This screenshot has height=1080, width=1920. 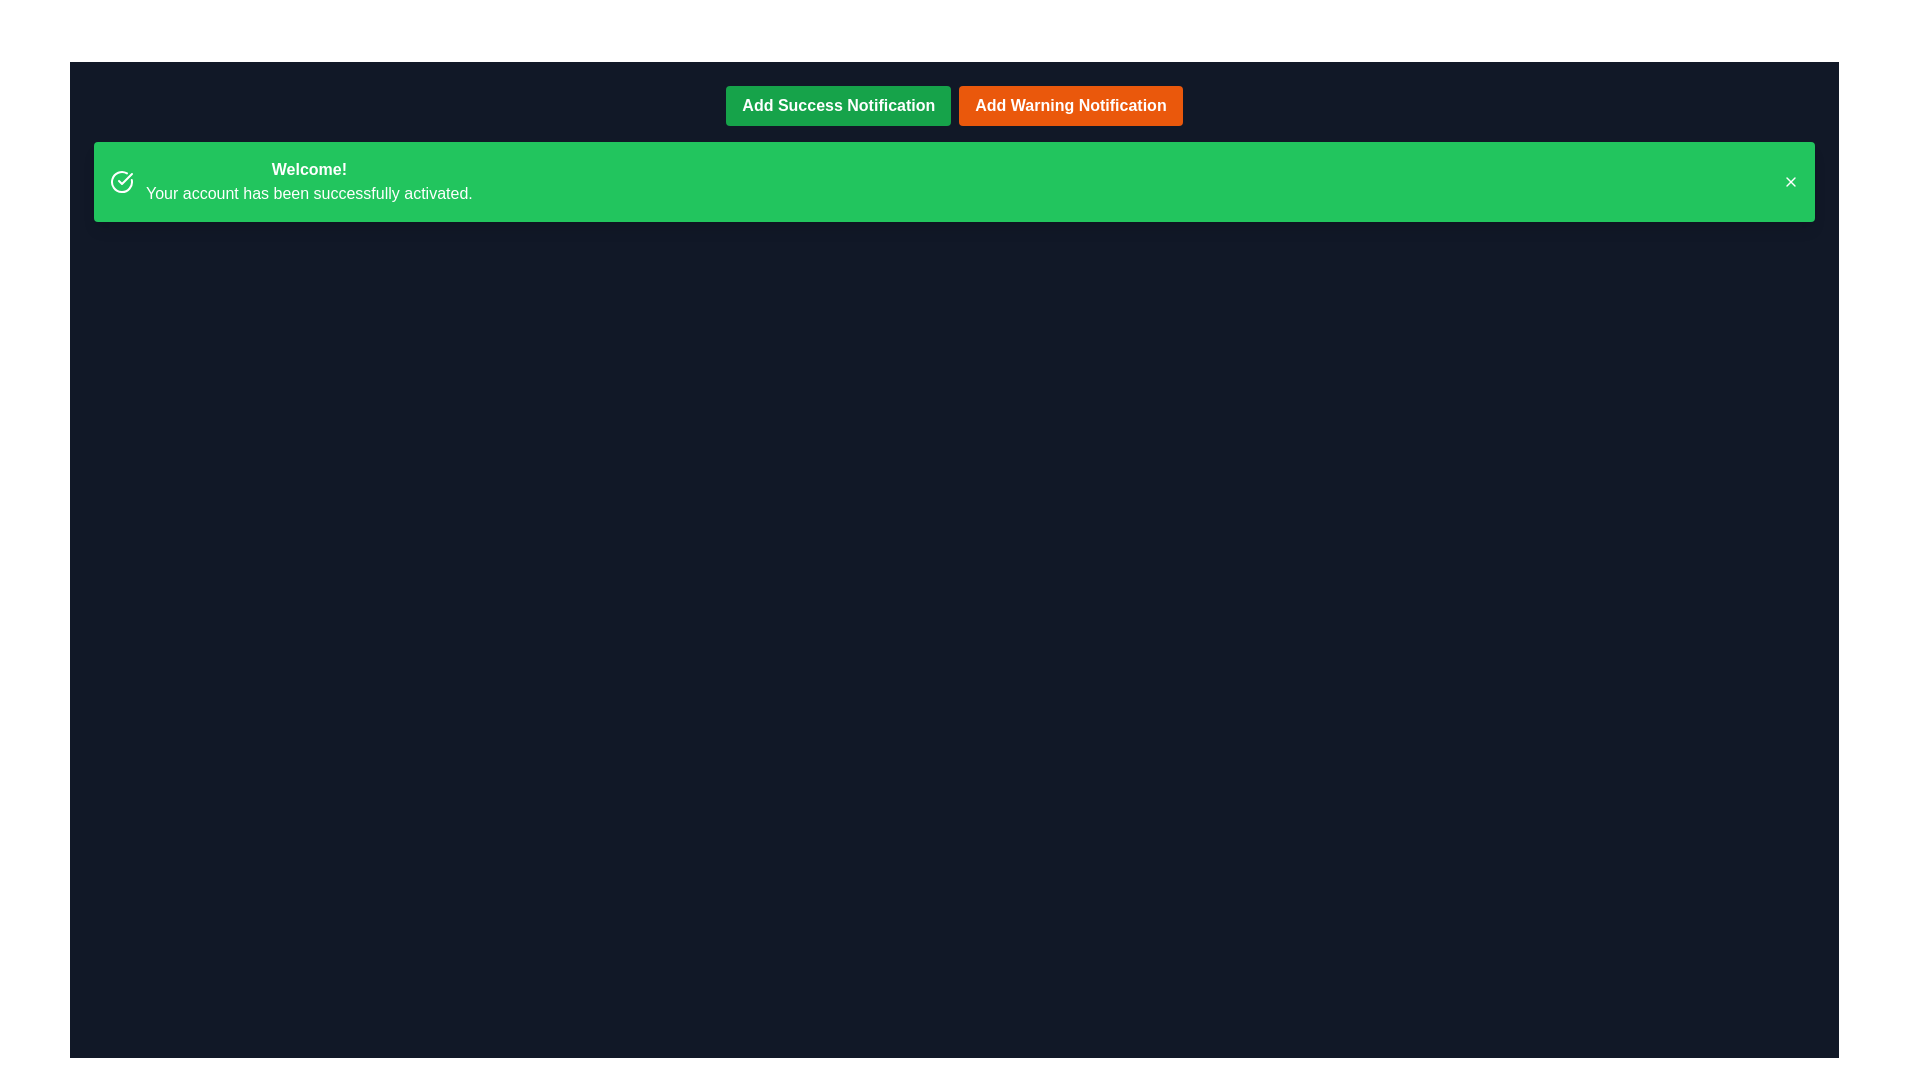 What do you see at coordinates (120, 181) in the screenshot?
I see `the circular green icon with a checkmark symbol, which signifies success, located next to the text 'Welcome! Your account has been successfully activated.' in the green notification banner` at bounding box center [120, 181].